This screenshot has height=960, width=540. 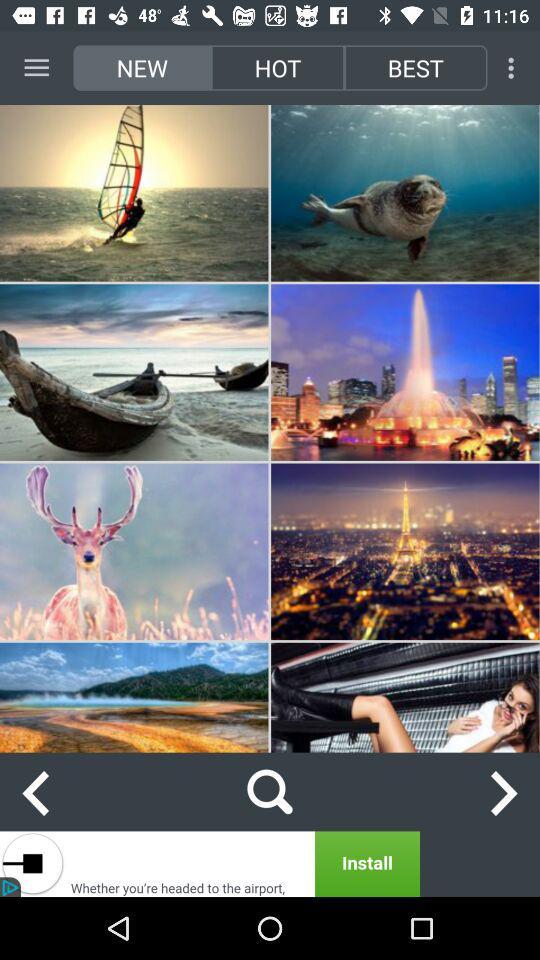 I want to click on the search icon, so click(x=270, y=792).